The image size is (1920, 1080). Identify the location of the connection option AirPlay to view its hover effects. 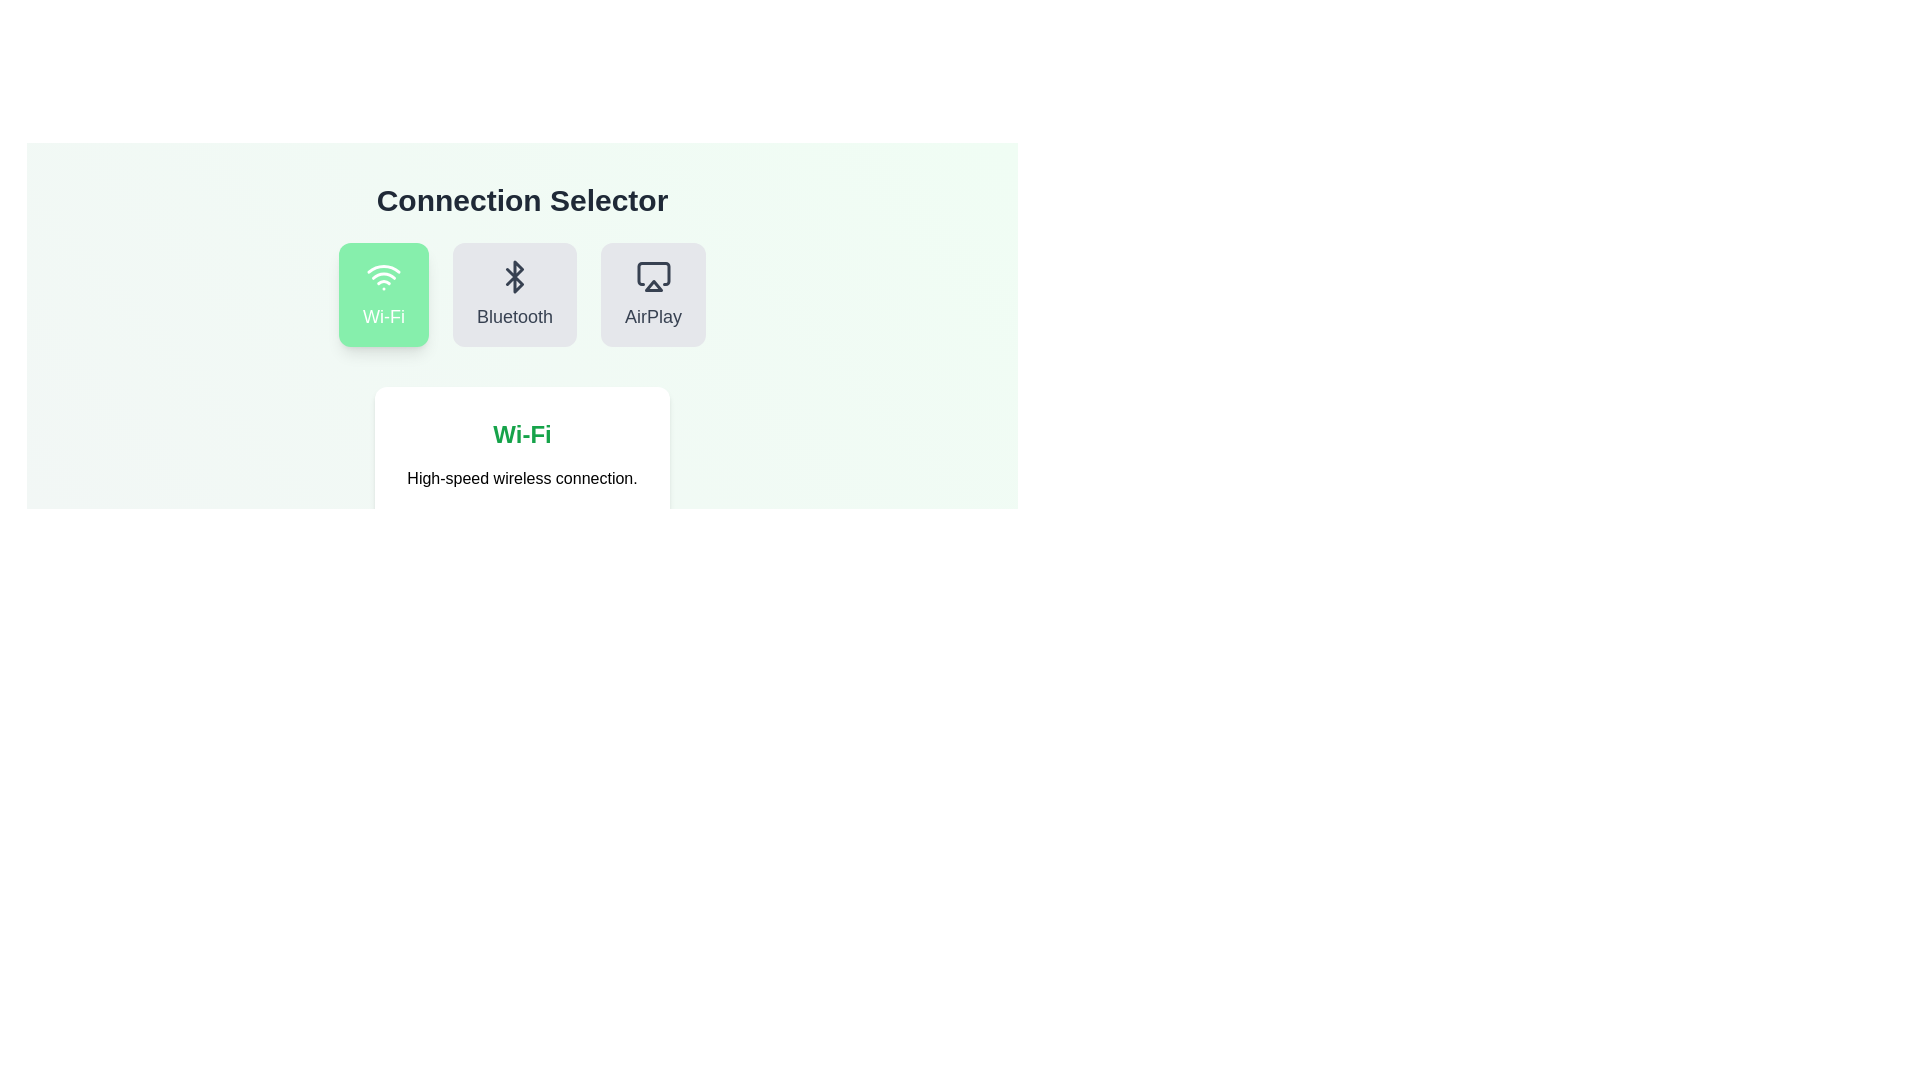
(653, 294).